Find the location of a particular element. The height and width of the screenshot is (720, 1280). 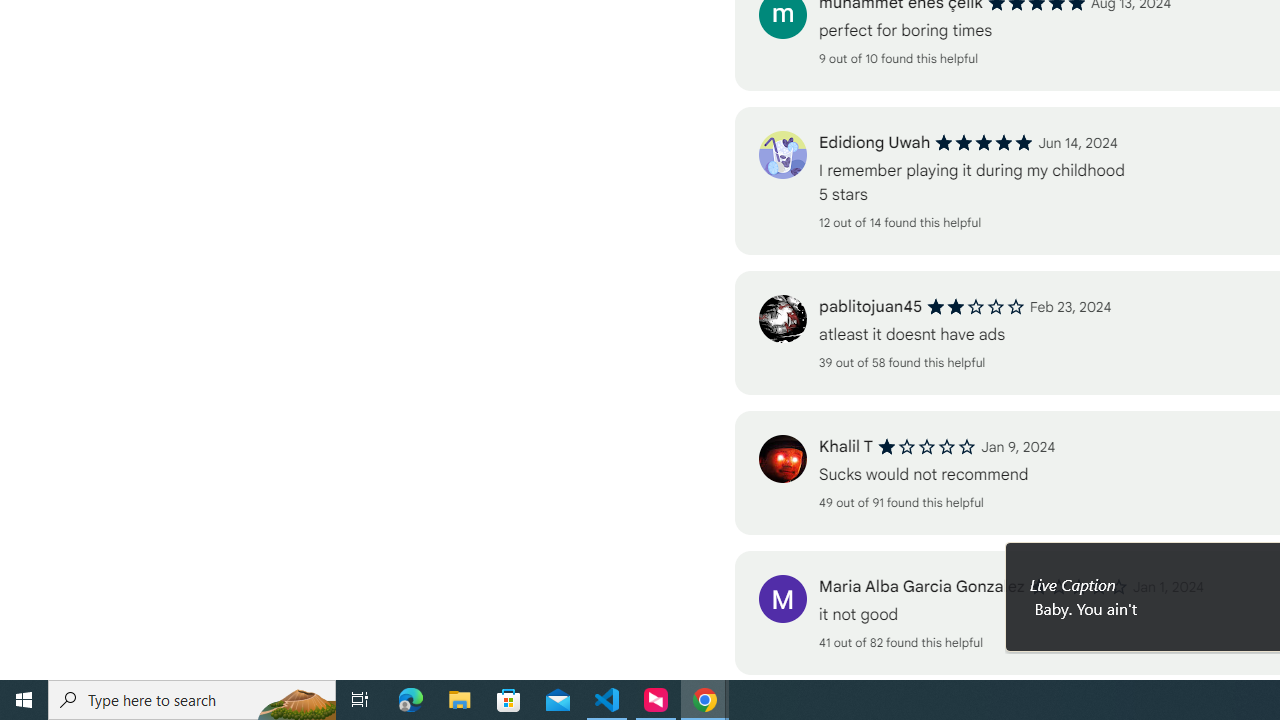

'5 out of 5 stars' is located at coordinates (984, 141).